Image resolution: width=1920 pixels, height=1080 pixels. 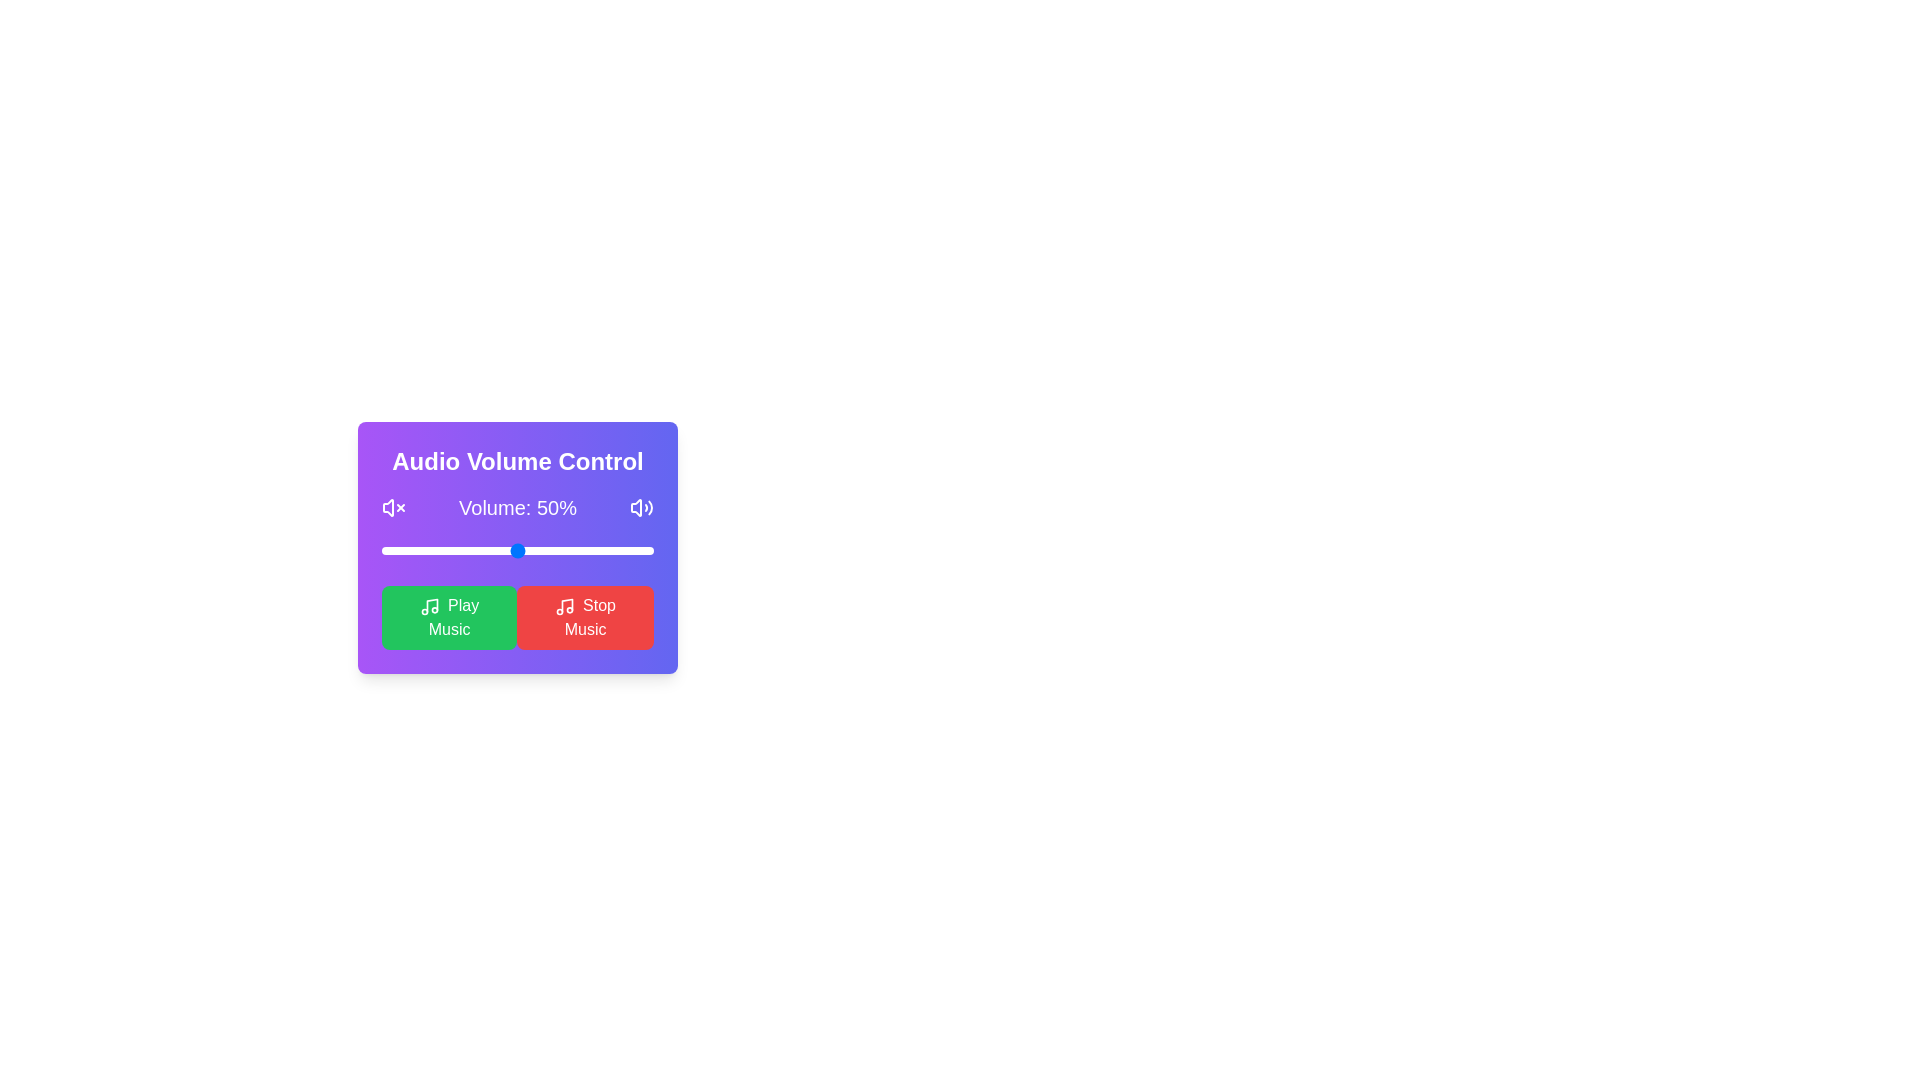 What do you see at coordinates (431, 604) in the screenshot?
I see `the decorative SVG music icon located near the left side of the green 'Play Music' button` at bounding box center [431, 604].